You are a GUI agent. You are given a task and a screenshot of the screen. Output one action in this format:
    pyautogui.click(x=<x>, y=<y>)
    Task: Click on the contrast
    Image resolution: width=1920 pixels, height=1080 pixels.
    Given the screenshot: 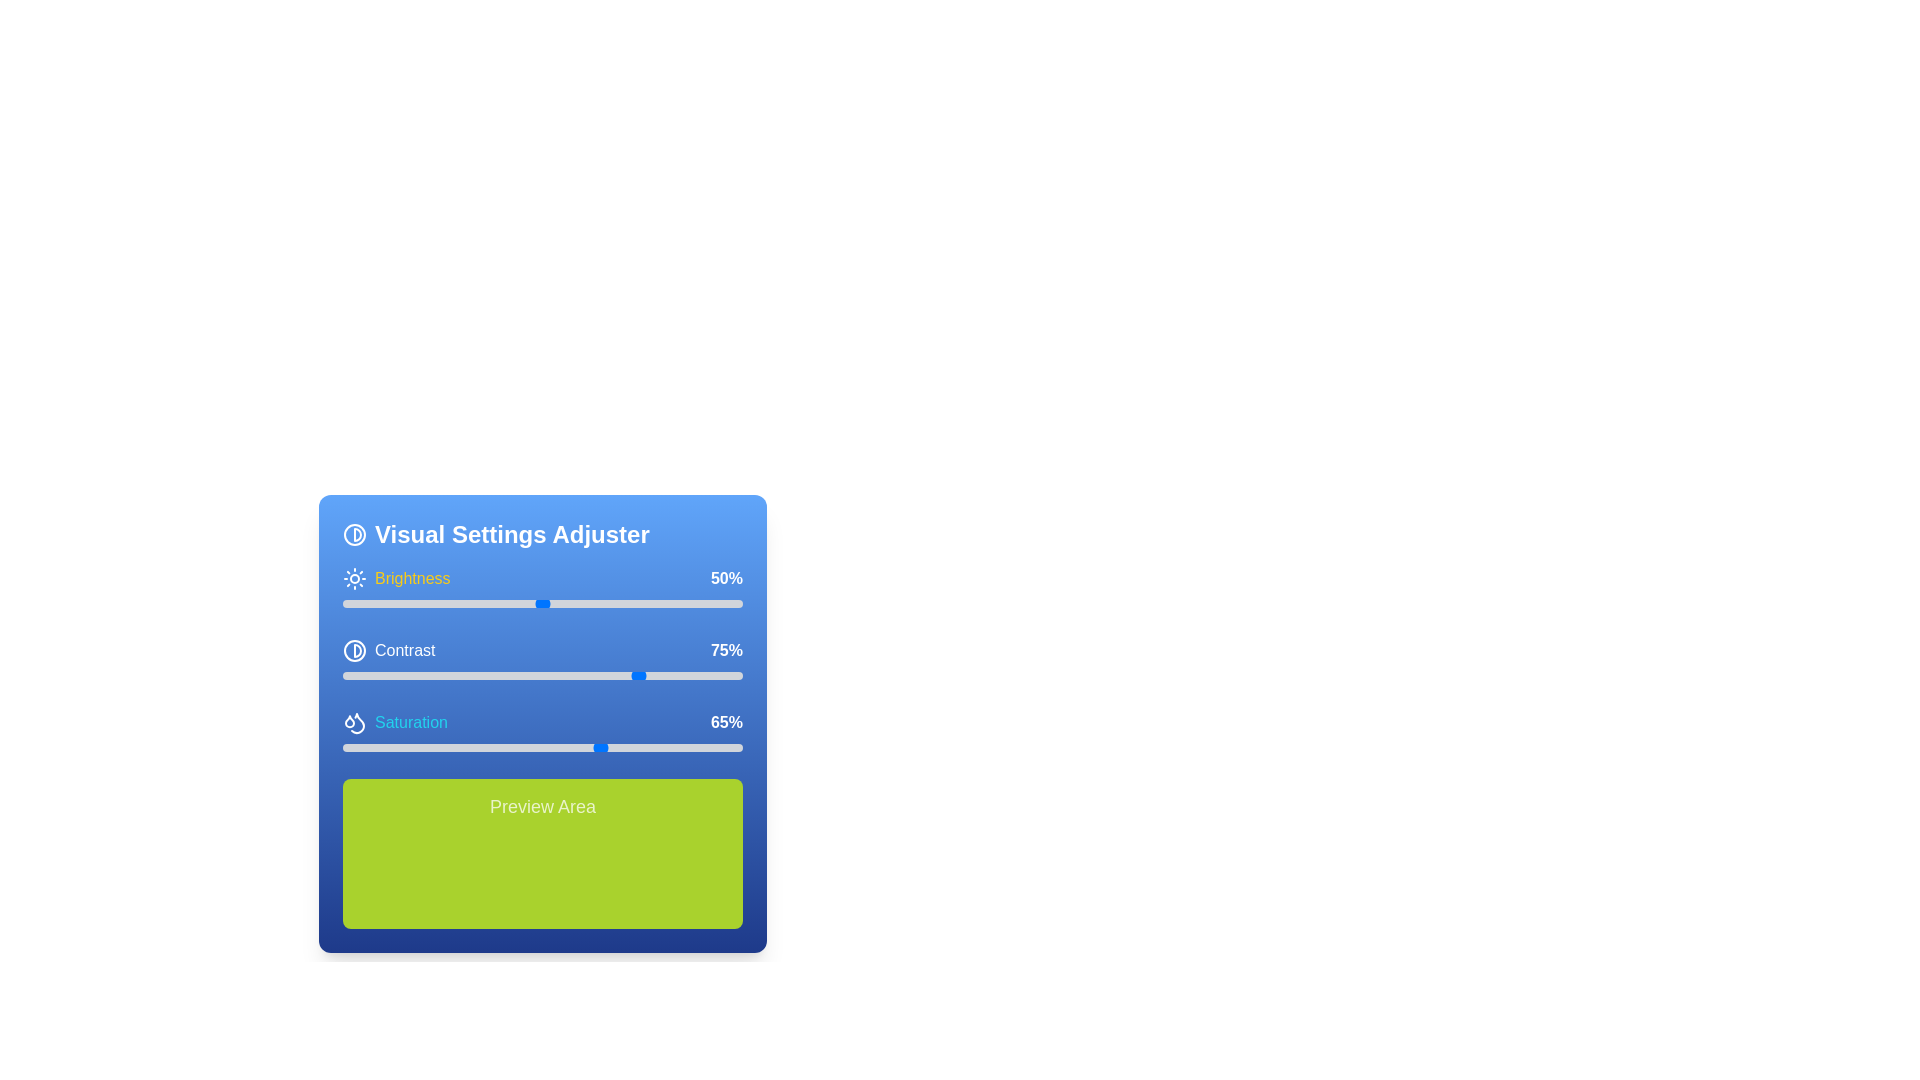 What is the action you would take?
    pyautogui.click(x=547, y=675)
    